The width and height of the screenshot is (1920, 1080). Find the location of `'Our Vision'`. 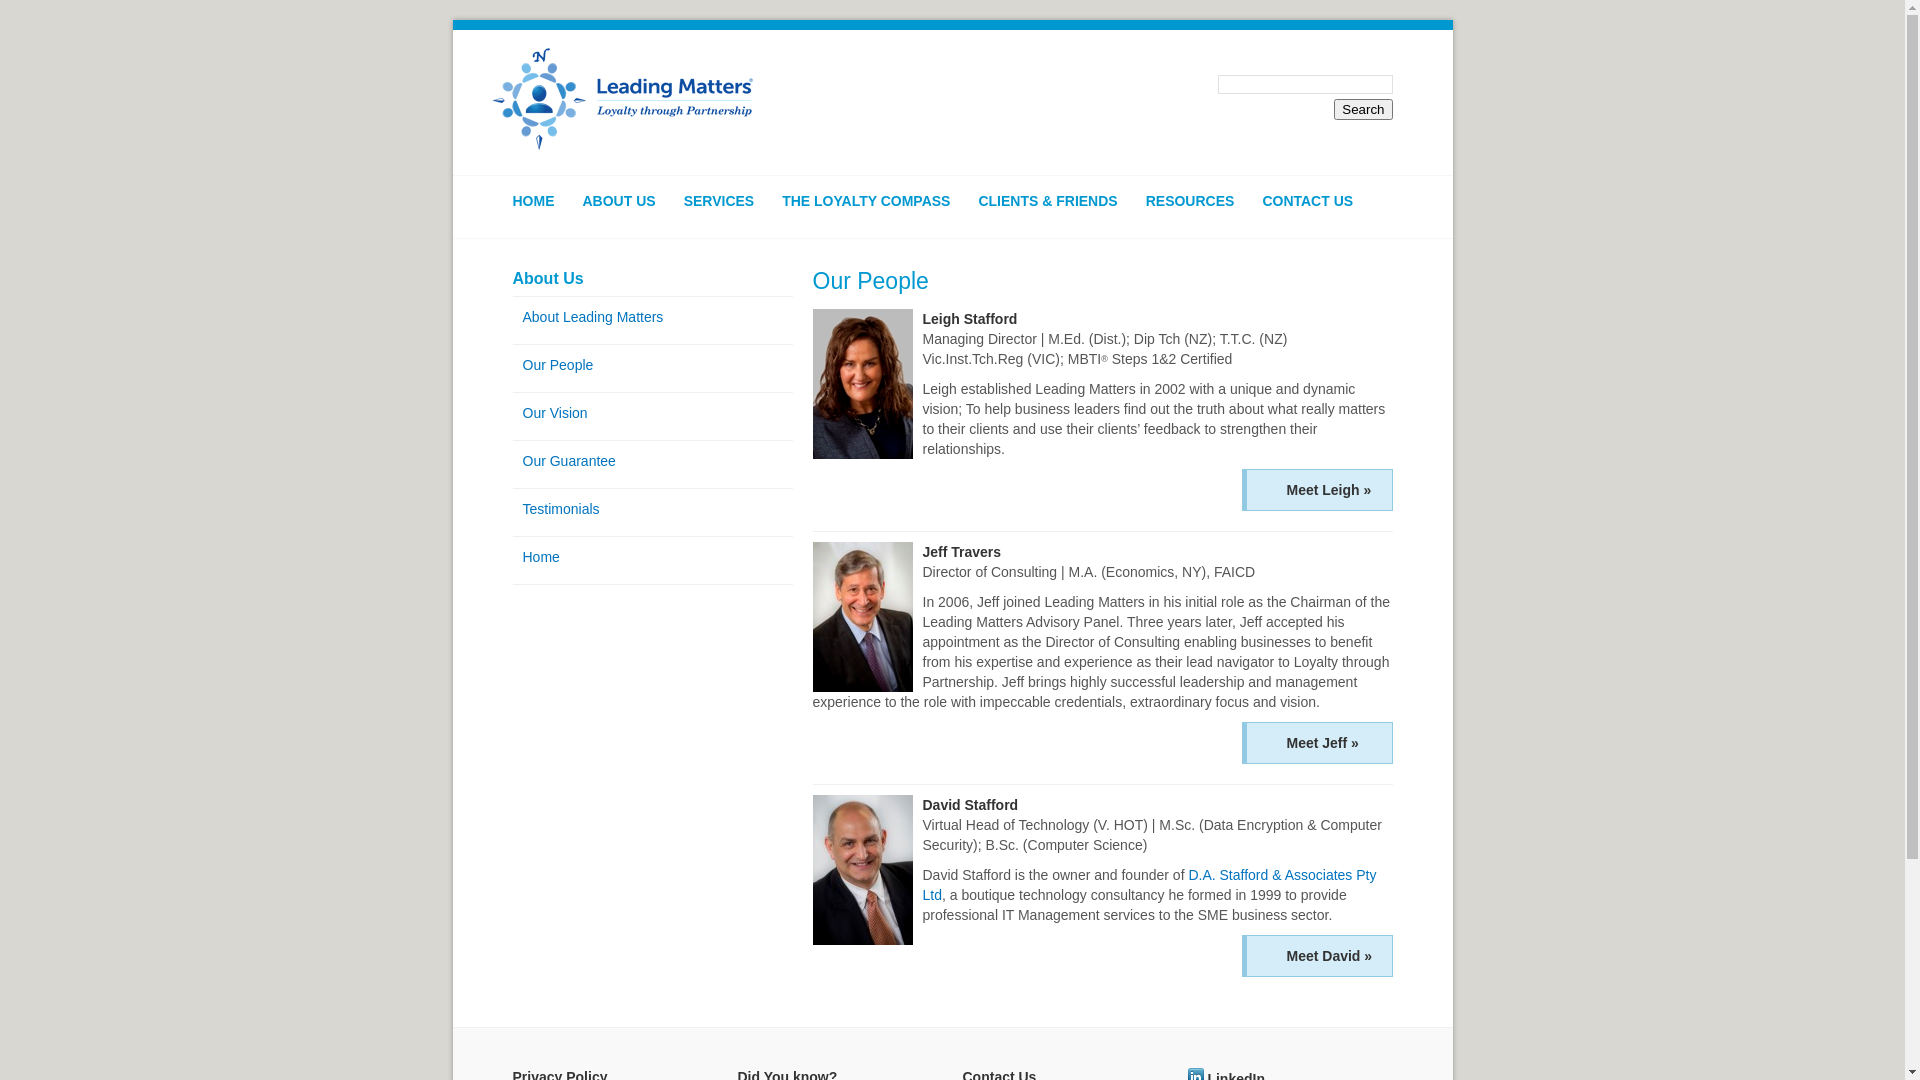

'Our Vision' is located at coordinates (652, 411).